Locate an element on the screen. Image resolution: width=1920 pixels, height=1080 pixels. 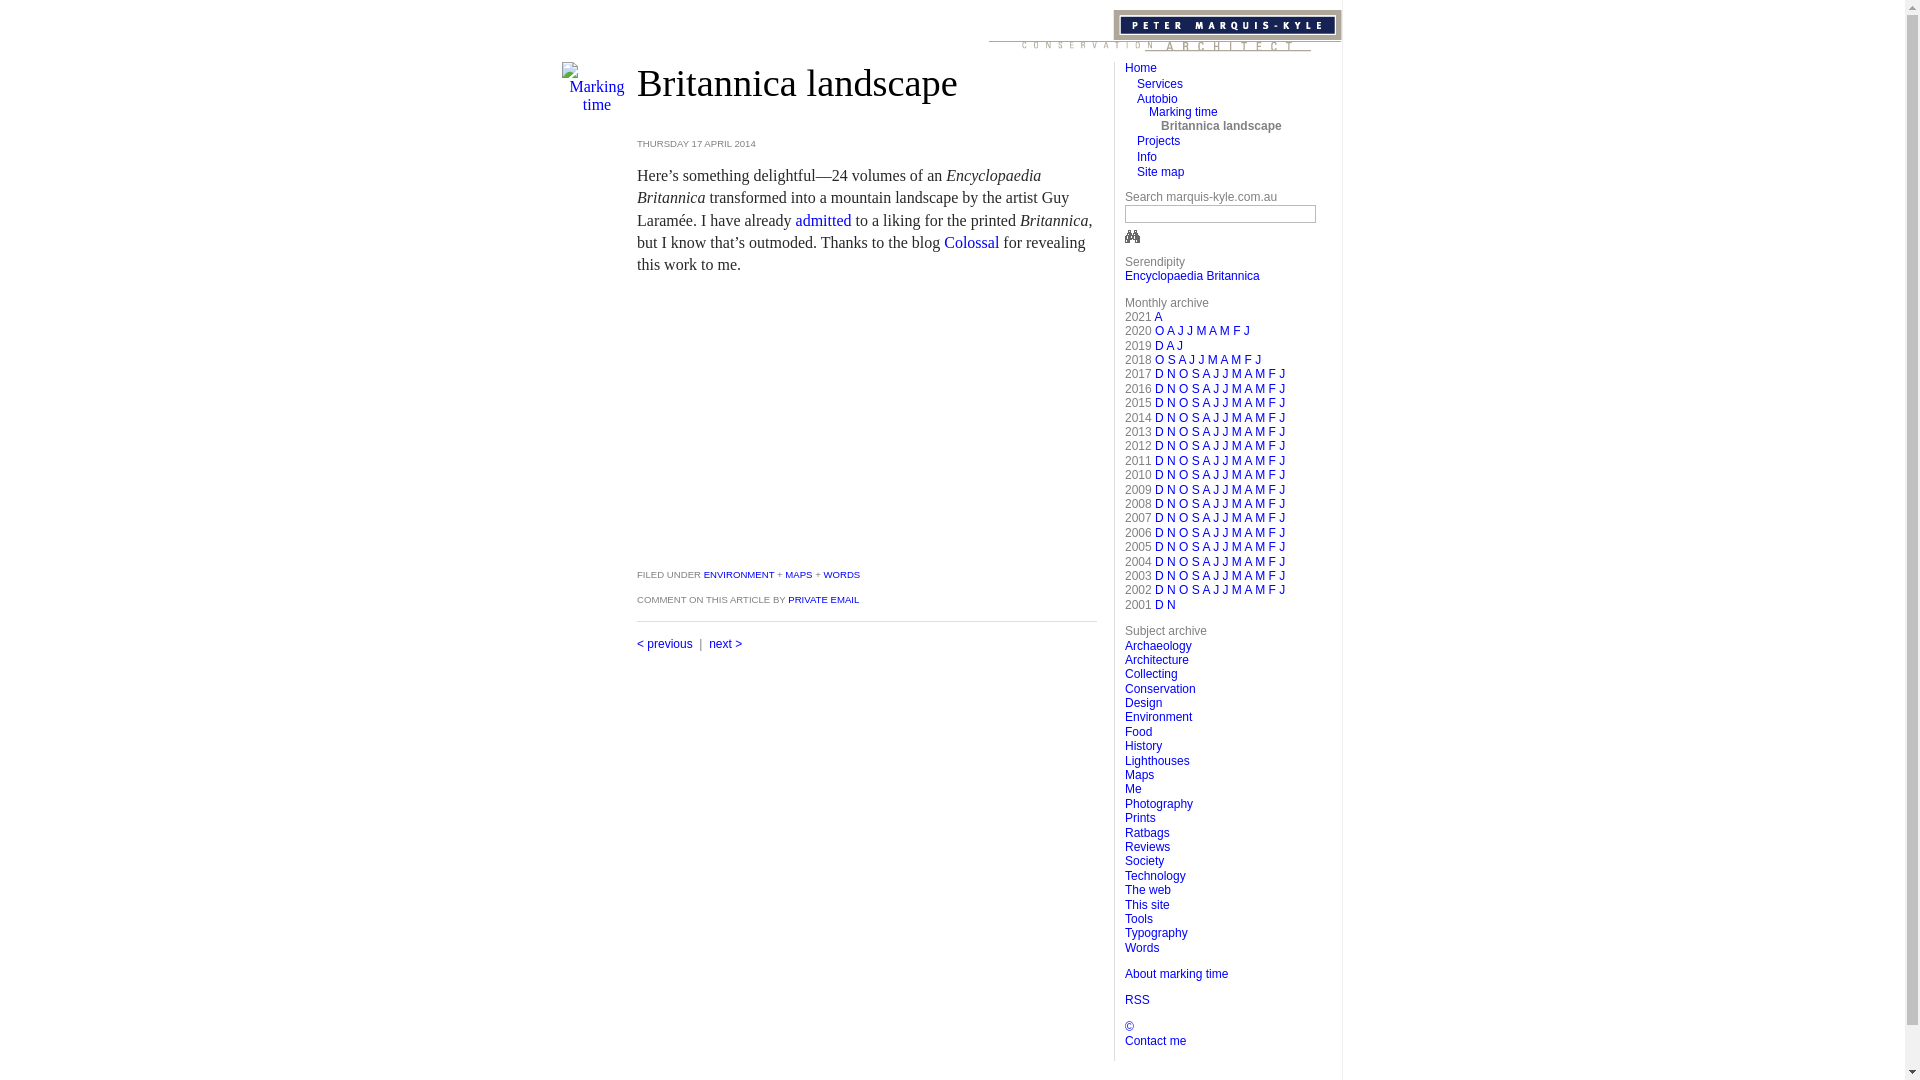
'ENVIRONMENT' is located at coordinates (700, 574).